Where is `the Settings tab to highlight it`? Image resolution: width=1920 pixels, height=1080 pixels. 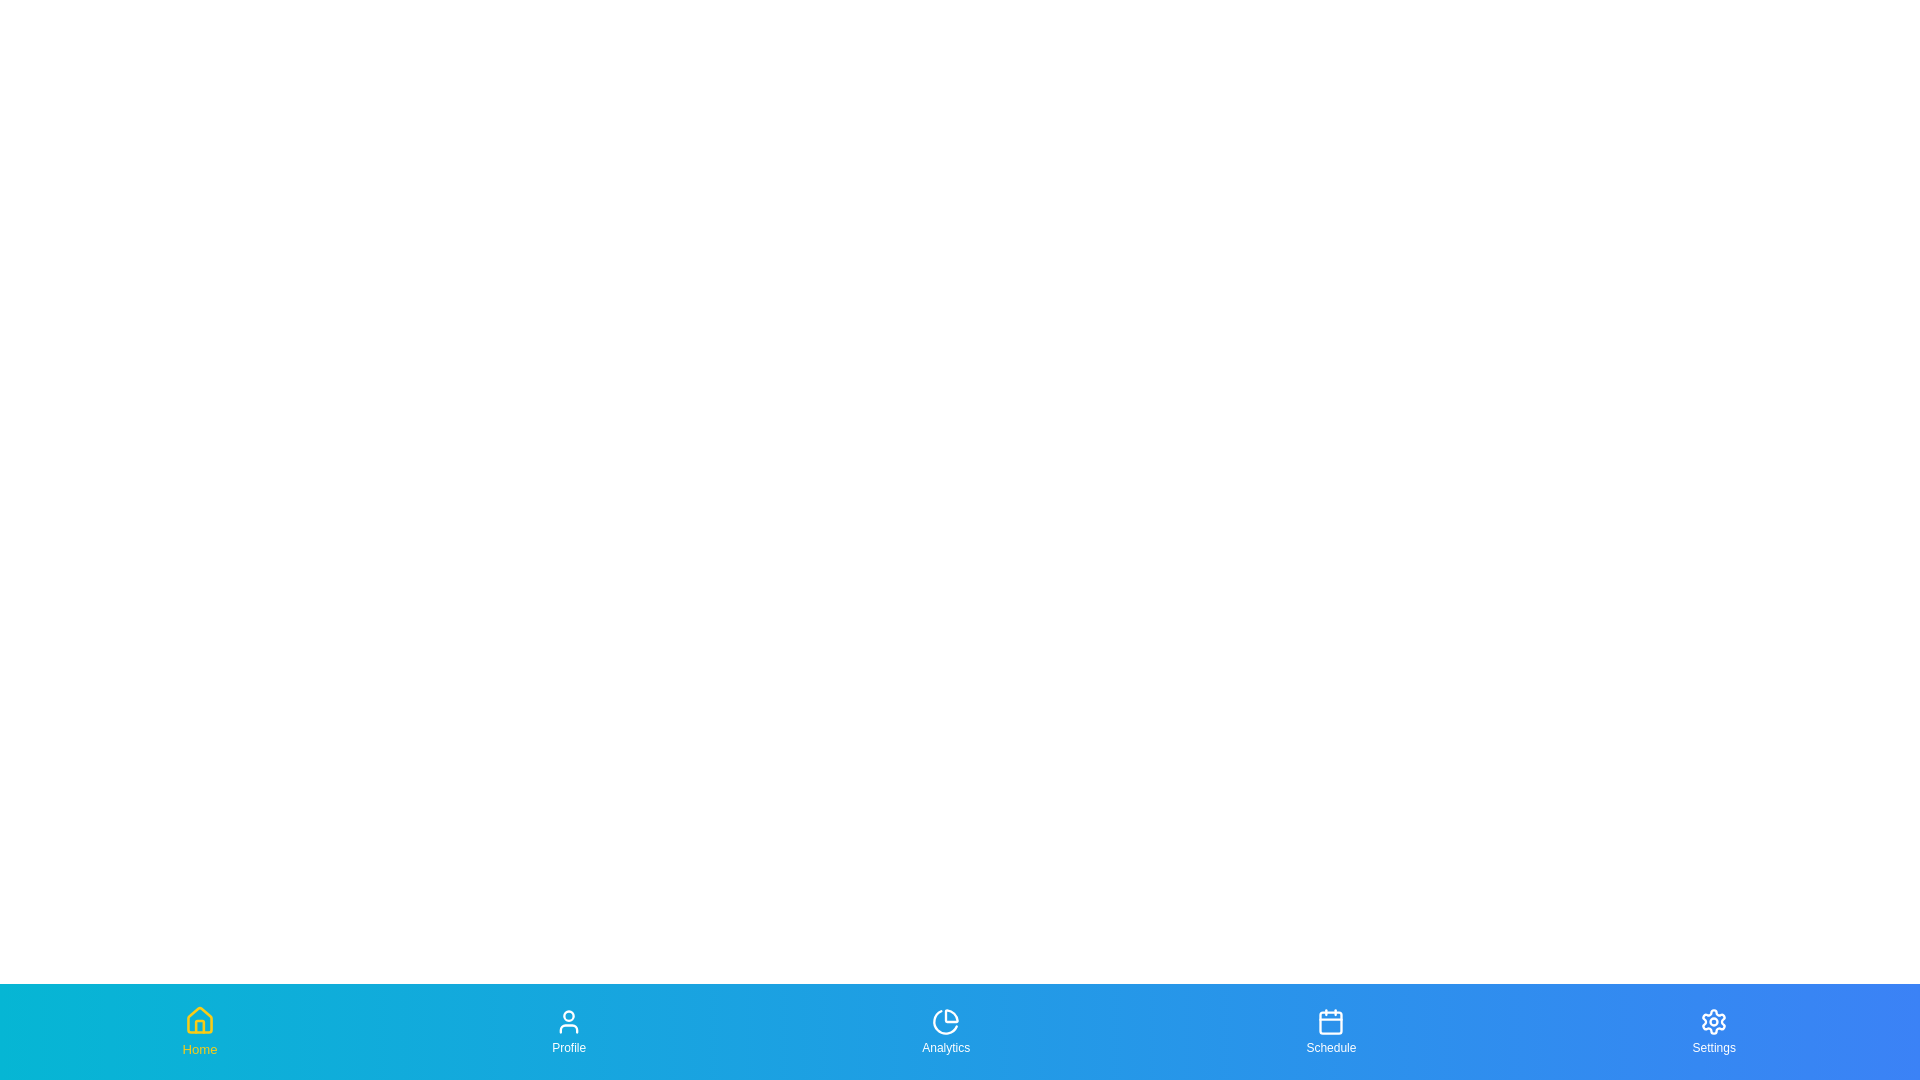
the Settings tab to highlight it is located at coordinates (1712, 1032).